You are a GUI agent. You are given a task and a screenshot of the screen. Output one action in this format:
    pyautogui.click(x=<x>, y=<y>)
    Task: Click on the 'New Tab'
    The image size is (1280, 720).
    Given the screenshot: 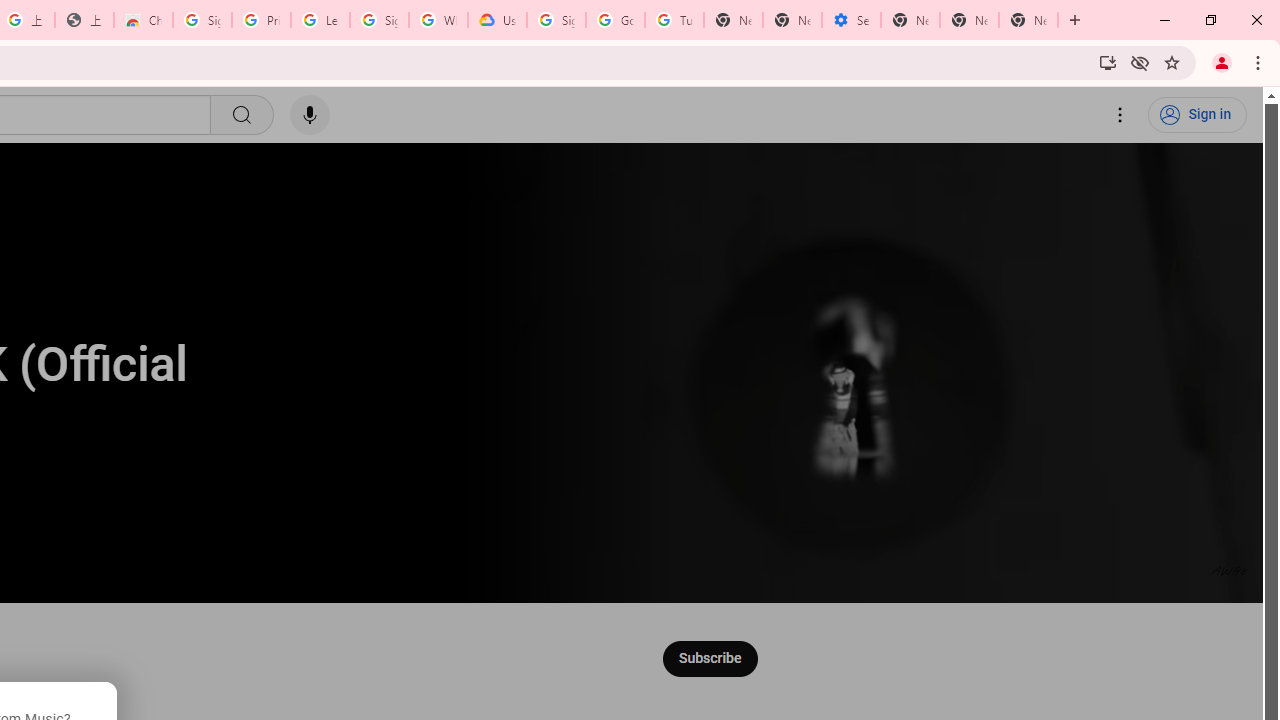 What is the action you would take?
    pyautogui.click(x=1028, y=20)
    